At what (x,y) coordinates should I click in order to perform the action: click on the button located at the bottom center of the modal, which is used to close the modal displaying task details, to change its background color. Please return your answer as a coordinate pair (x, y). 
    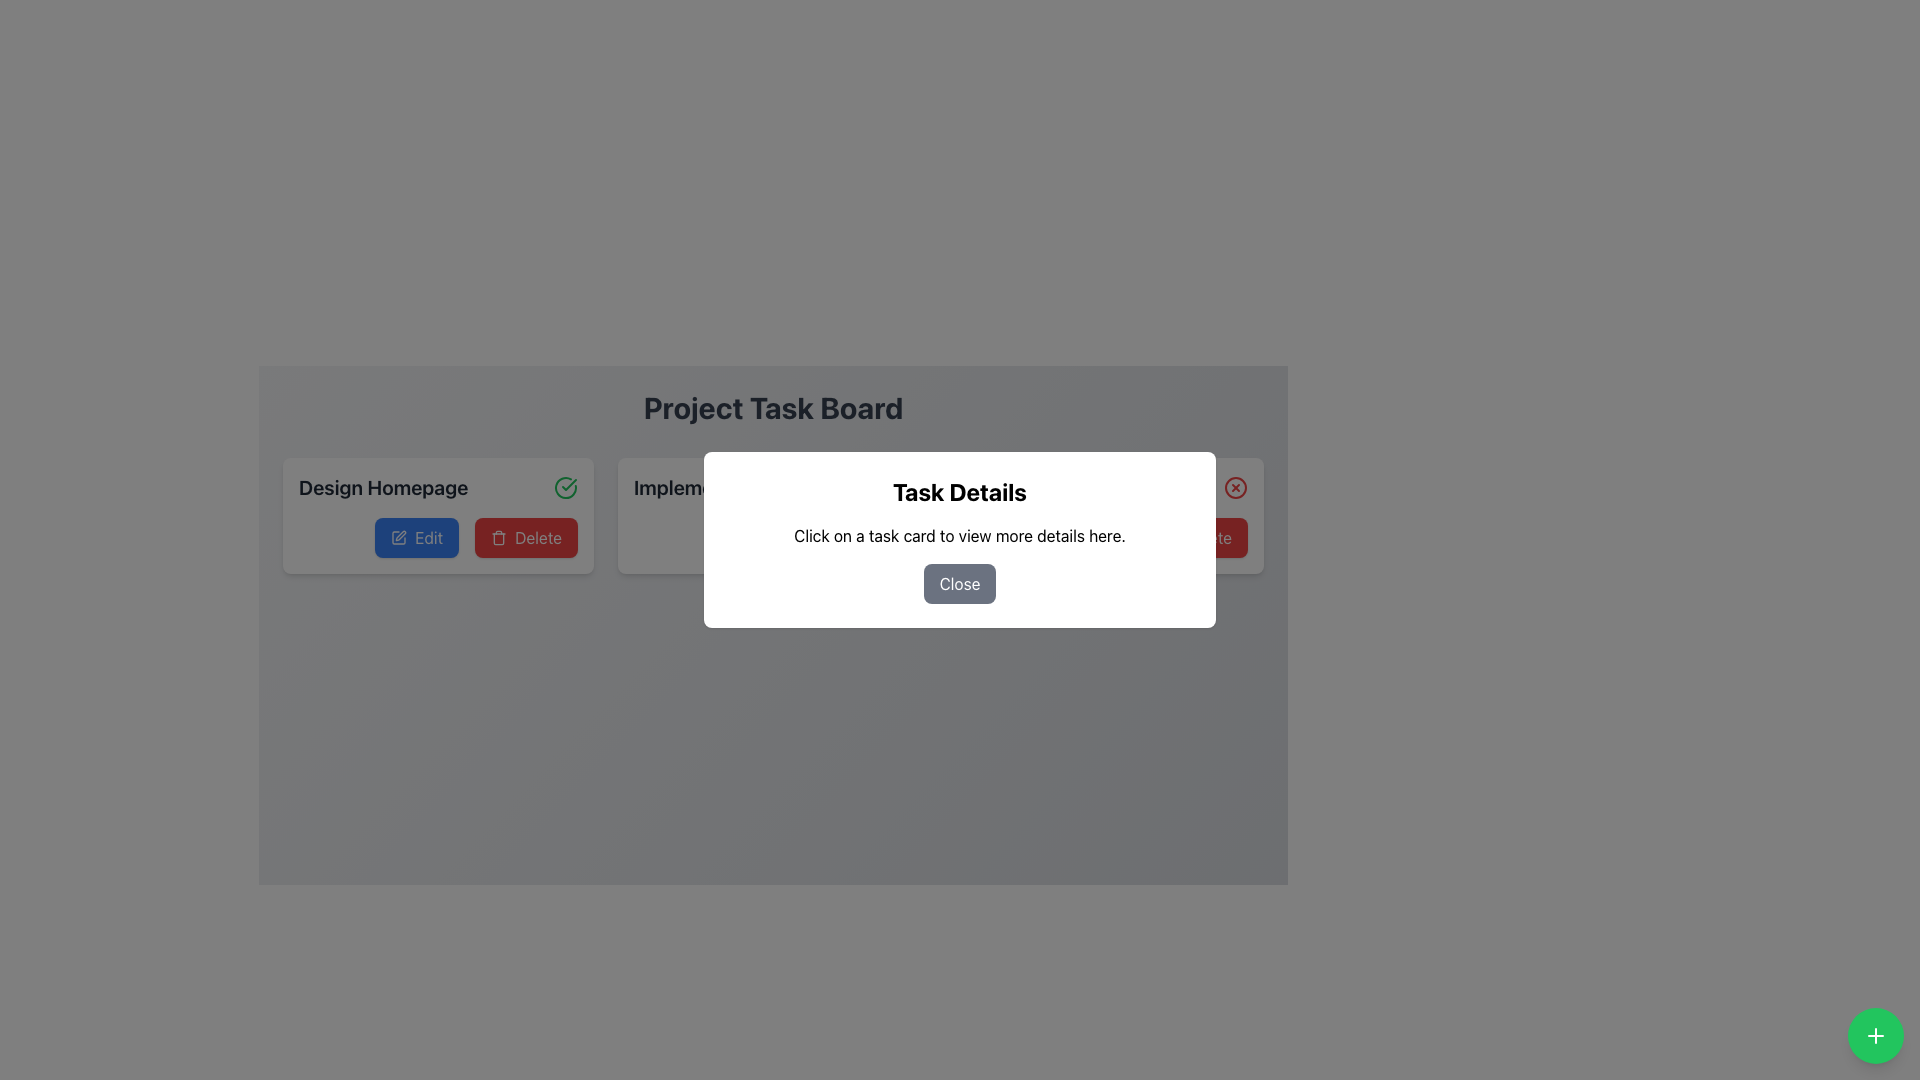
    Looking at the image, I should click on (960, 583).